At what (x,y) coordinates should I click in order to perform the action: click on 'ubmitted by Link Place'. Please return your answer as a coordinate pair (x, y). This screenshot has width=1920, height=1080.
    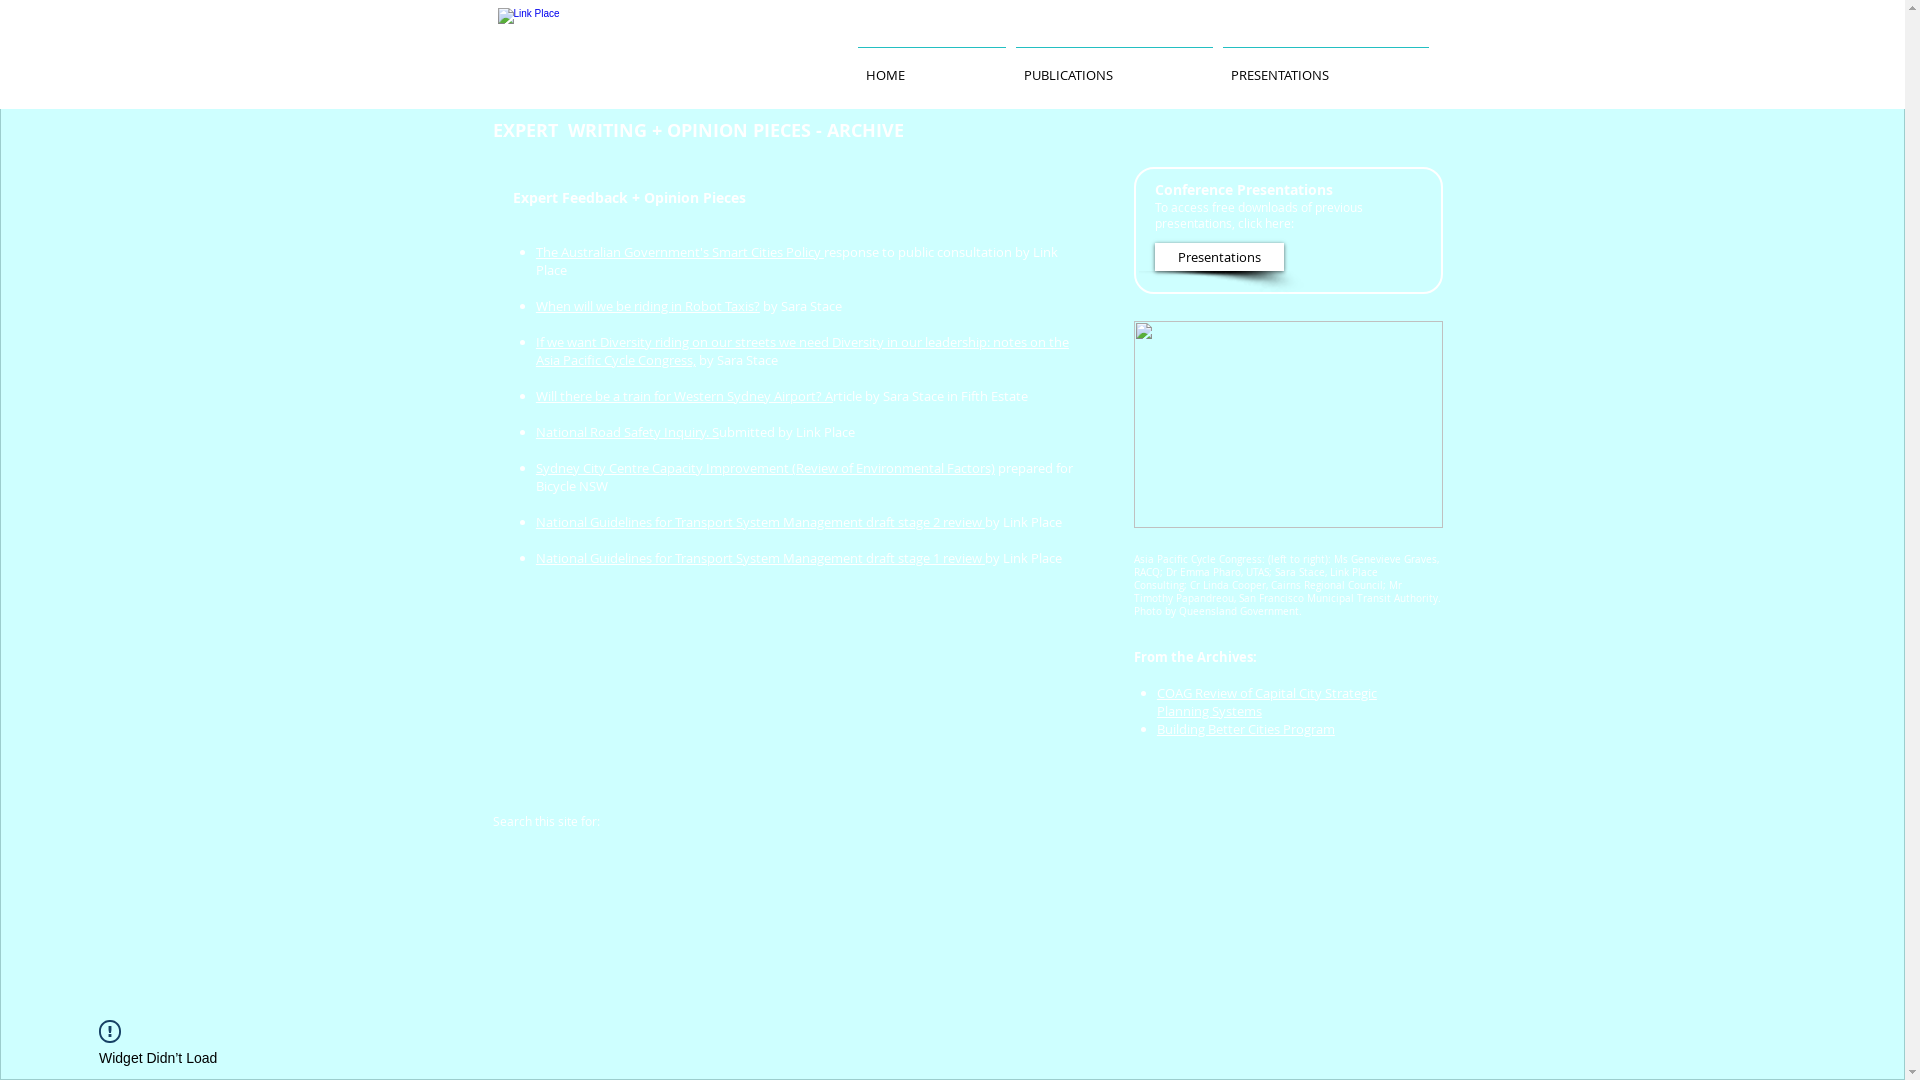
    Looking at the image, I should click on (786, 431).